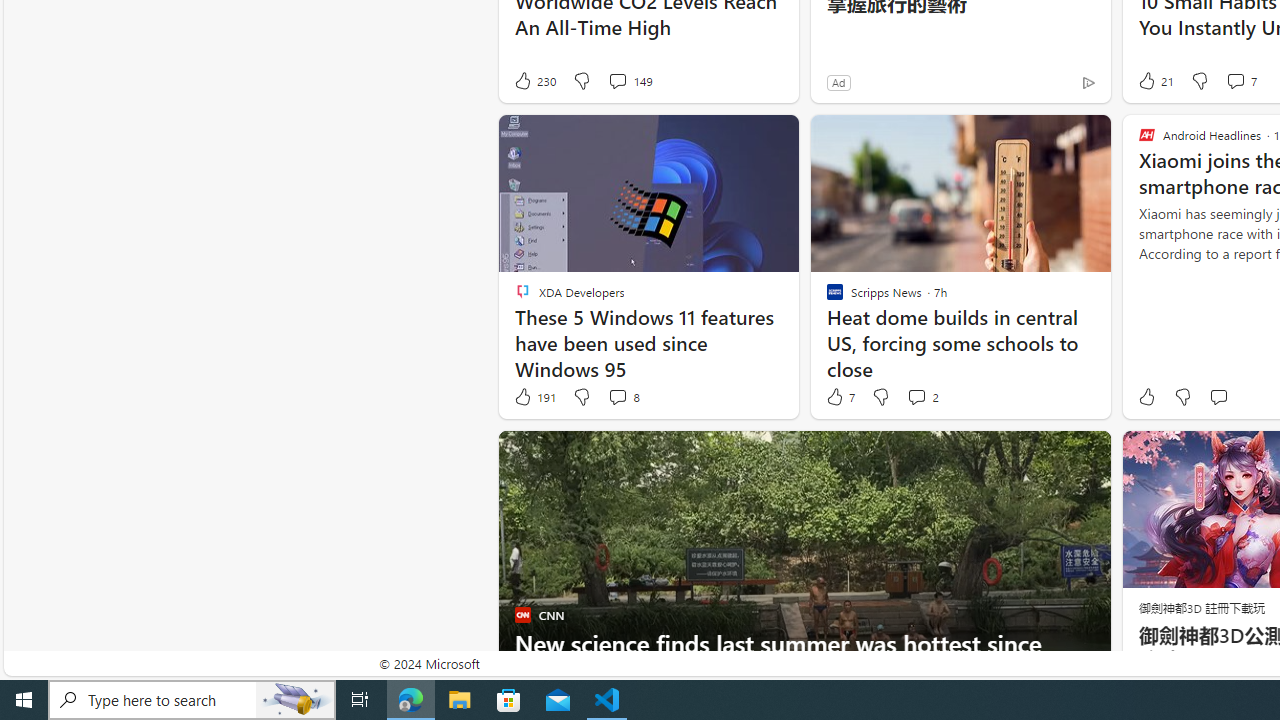 This screenshot has width=1280, height=720. What do you see at coordinates (921, 397) in the screenshot?
I see `'View comments 2 Comment'` at bounding box center [921, 397].